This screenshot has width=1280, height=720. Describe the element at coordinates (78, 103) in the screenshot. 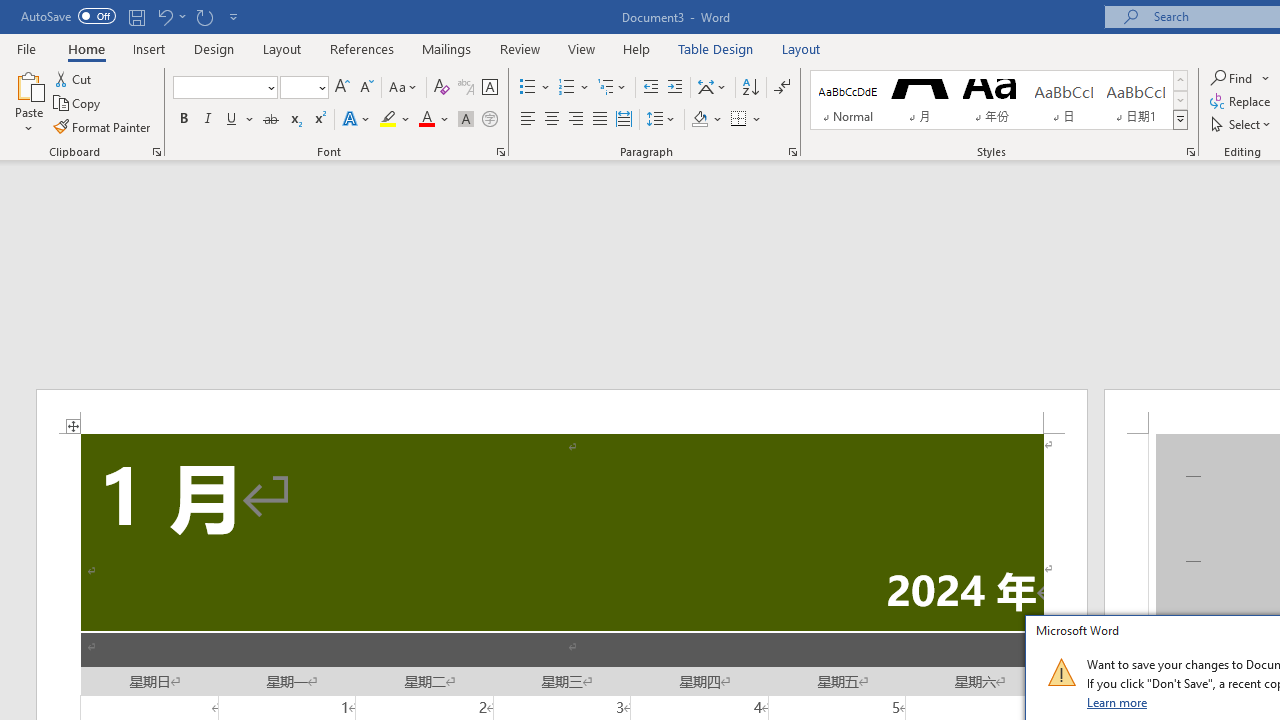

I see `'Copy'` at that location.